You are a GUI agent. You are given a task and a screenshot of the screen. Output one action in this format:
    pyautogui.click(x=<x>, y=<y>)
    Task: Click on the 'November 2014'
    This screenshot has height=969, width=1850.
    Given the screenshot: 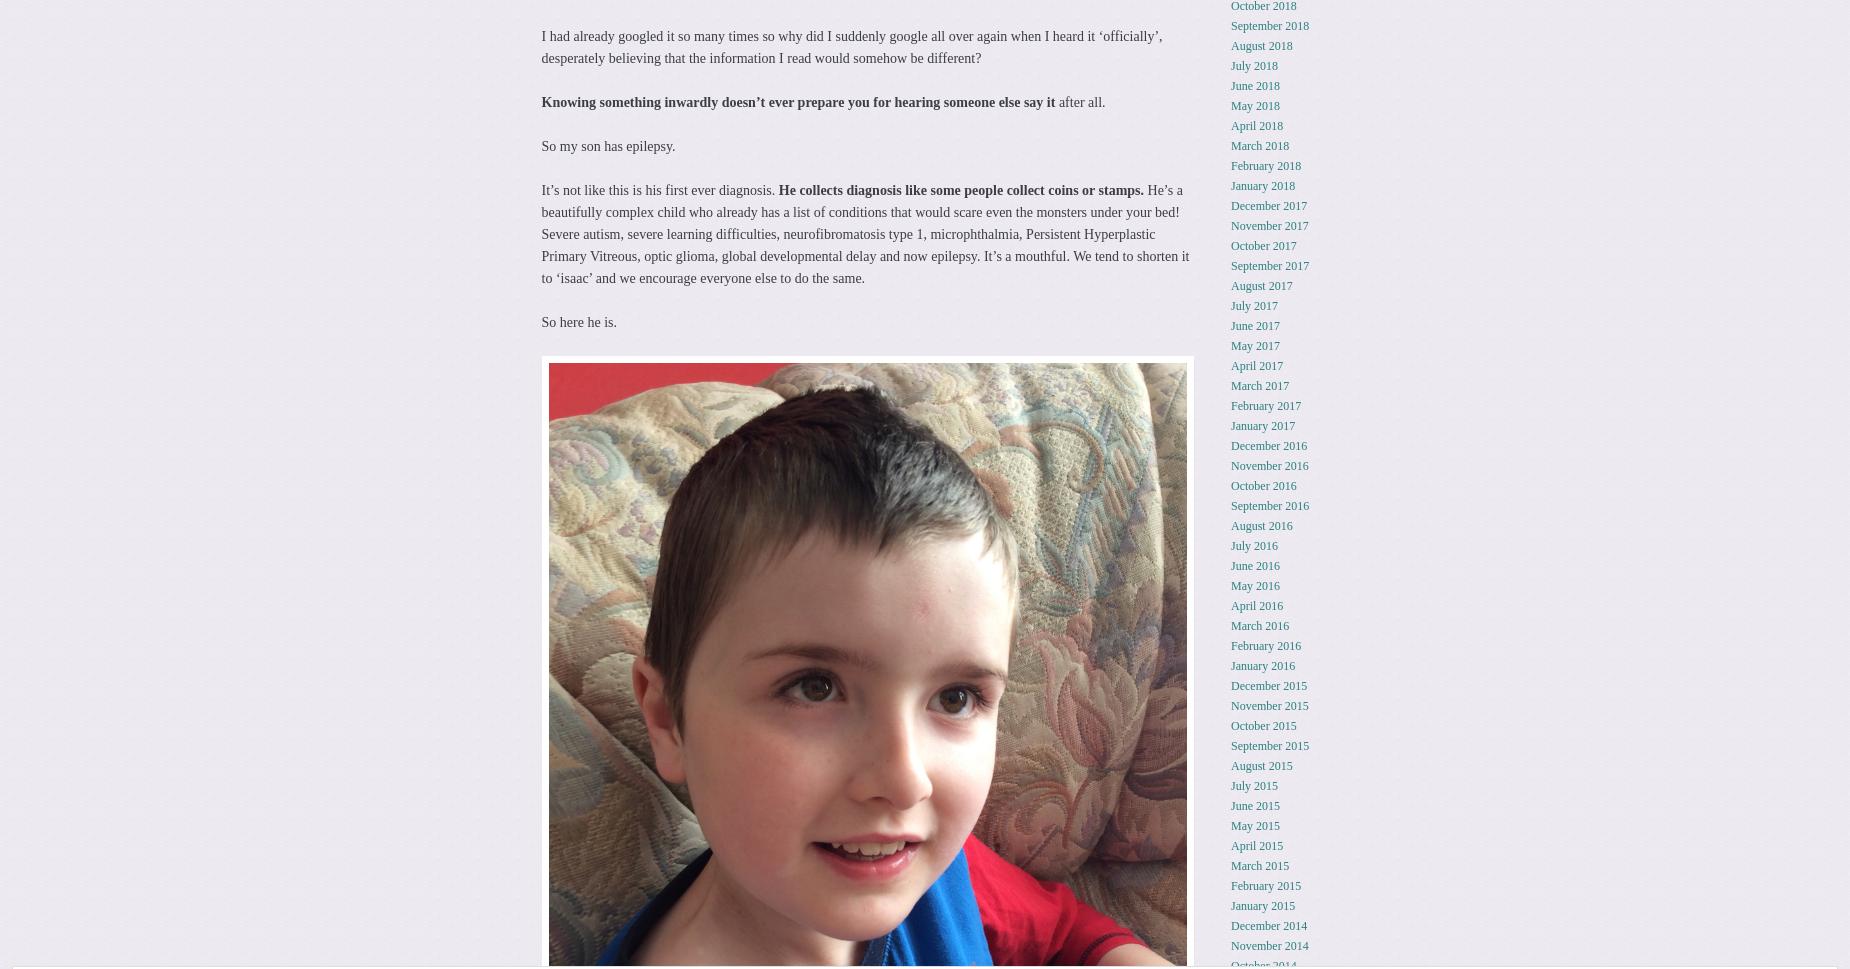 What is the action you would take?
    pyautogui.click(x=1268, y=943)
    